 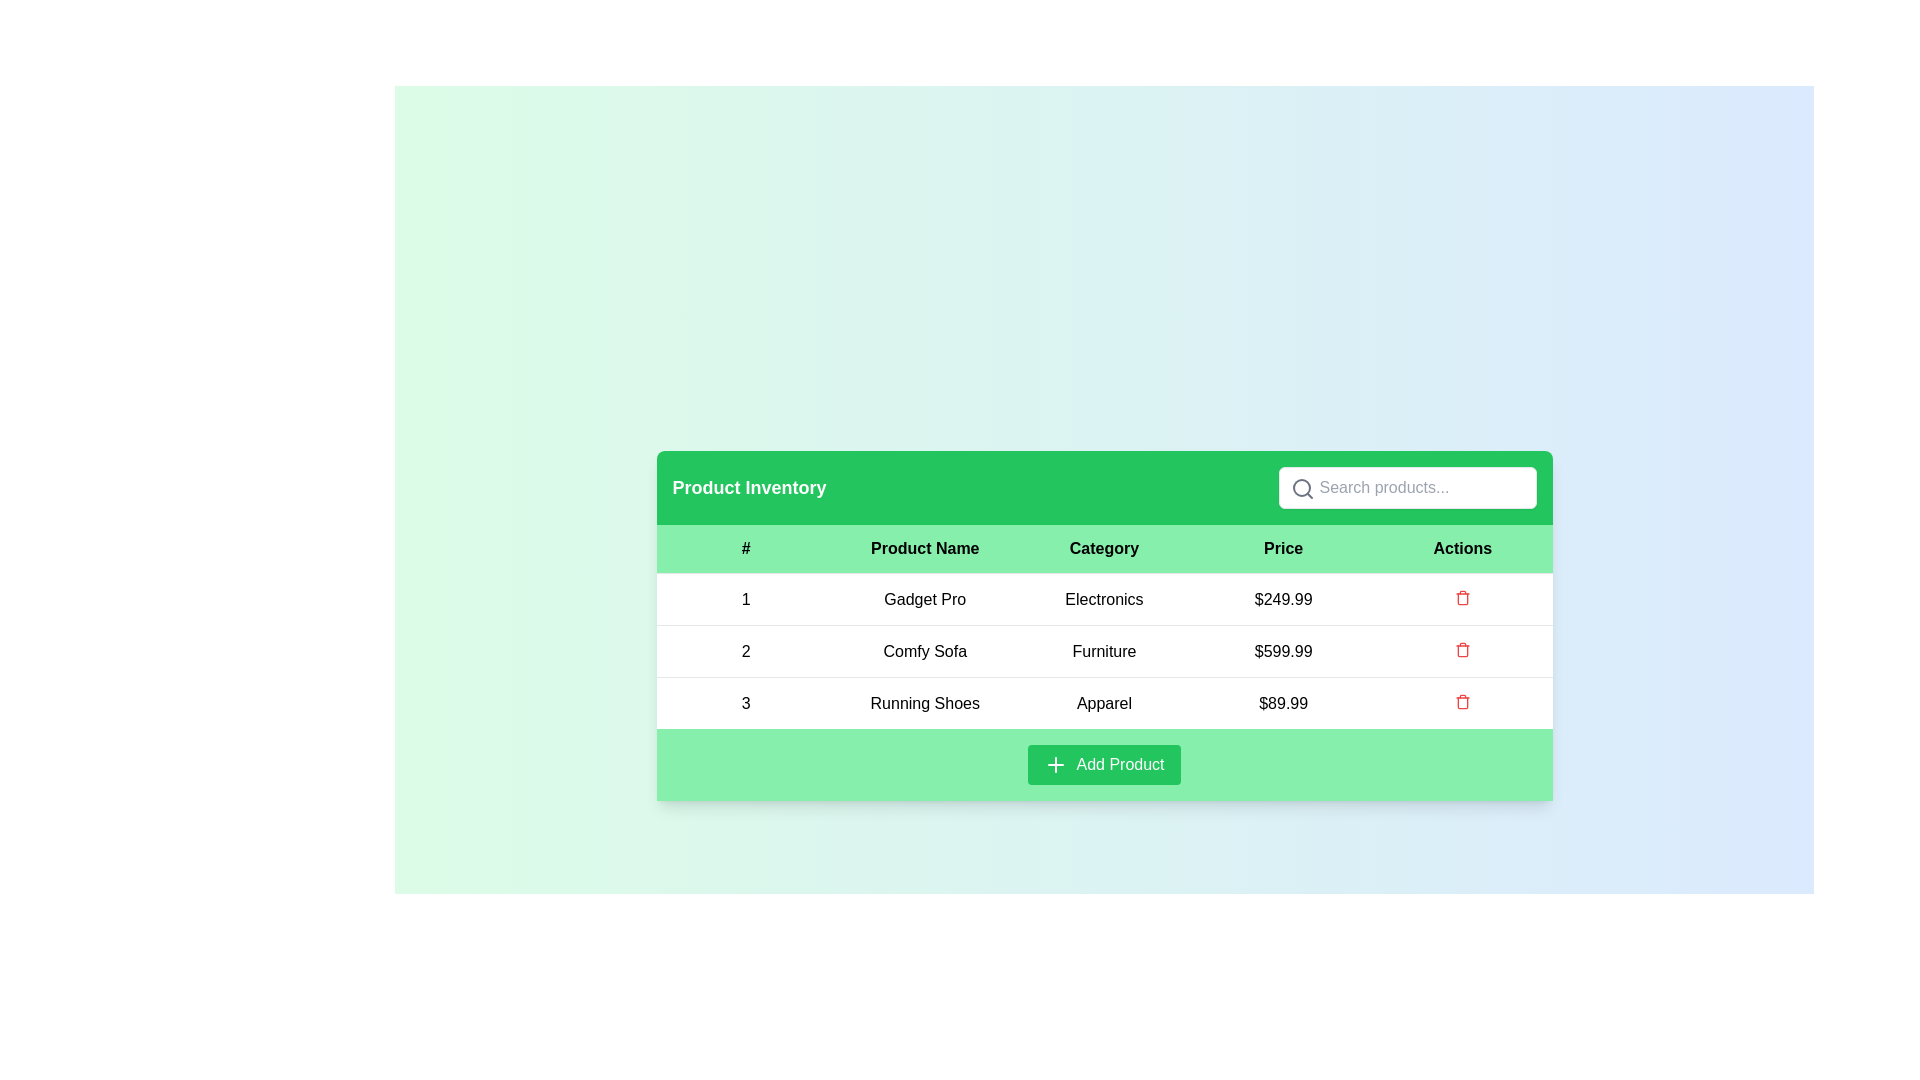 I want to click on the bold text label reading 'Product Inventory' that is styled with a large font size and white color against a green background, located at the upper left side of the header section of the card-like component, so click(x=748, y=488).